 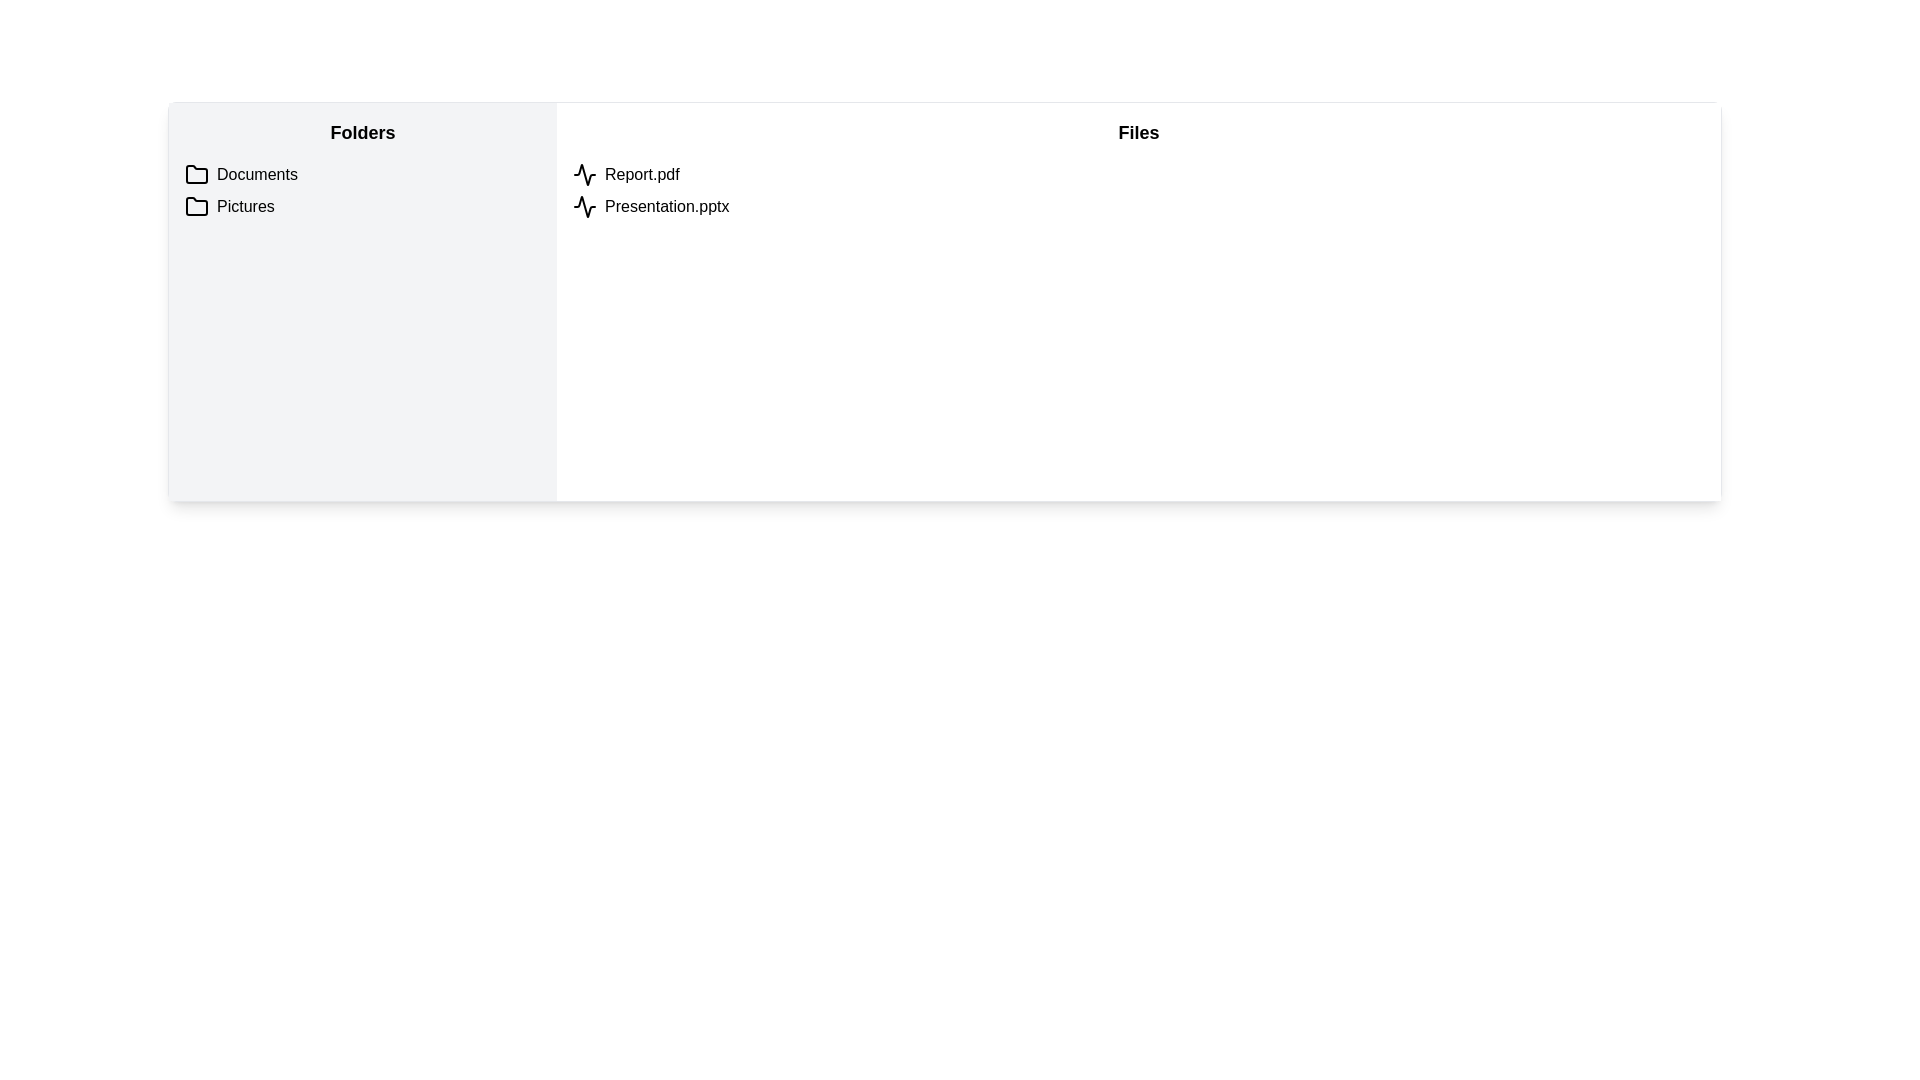 I want to click on the 'Folders' section in the left navigation pane that contains 'Documents' and 'Pictures' items, so click(x=363, y=301).